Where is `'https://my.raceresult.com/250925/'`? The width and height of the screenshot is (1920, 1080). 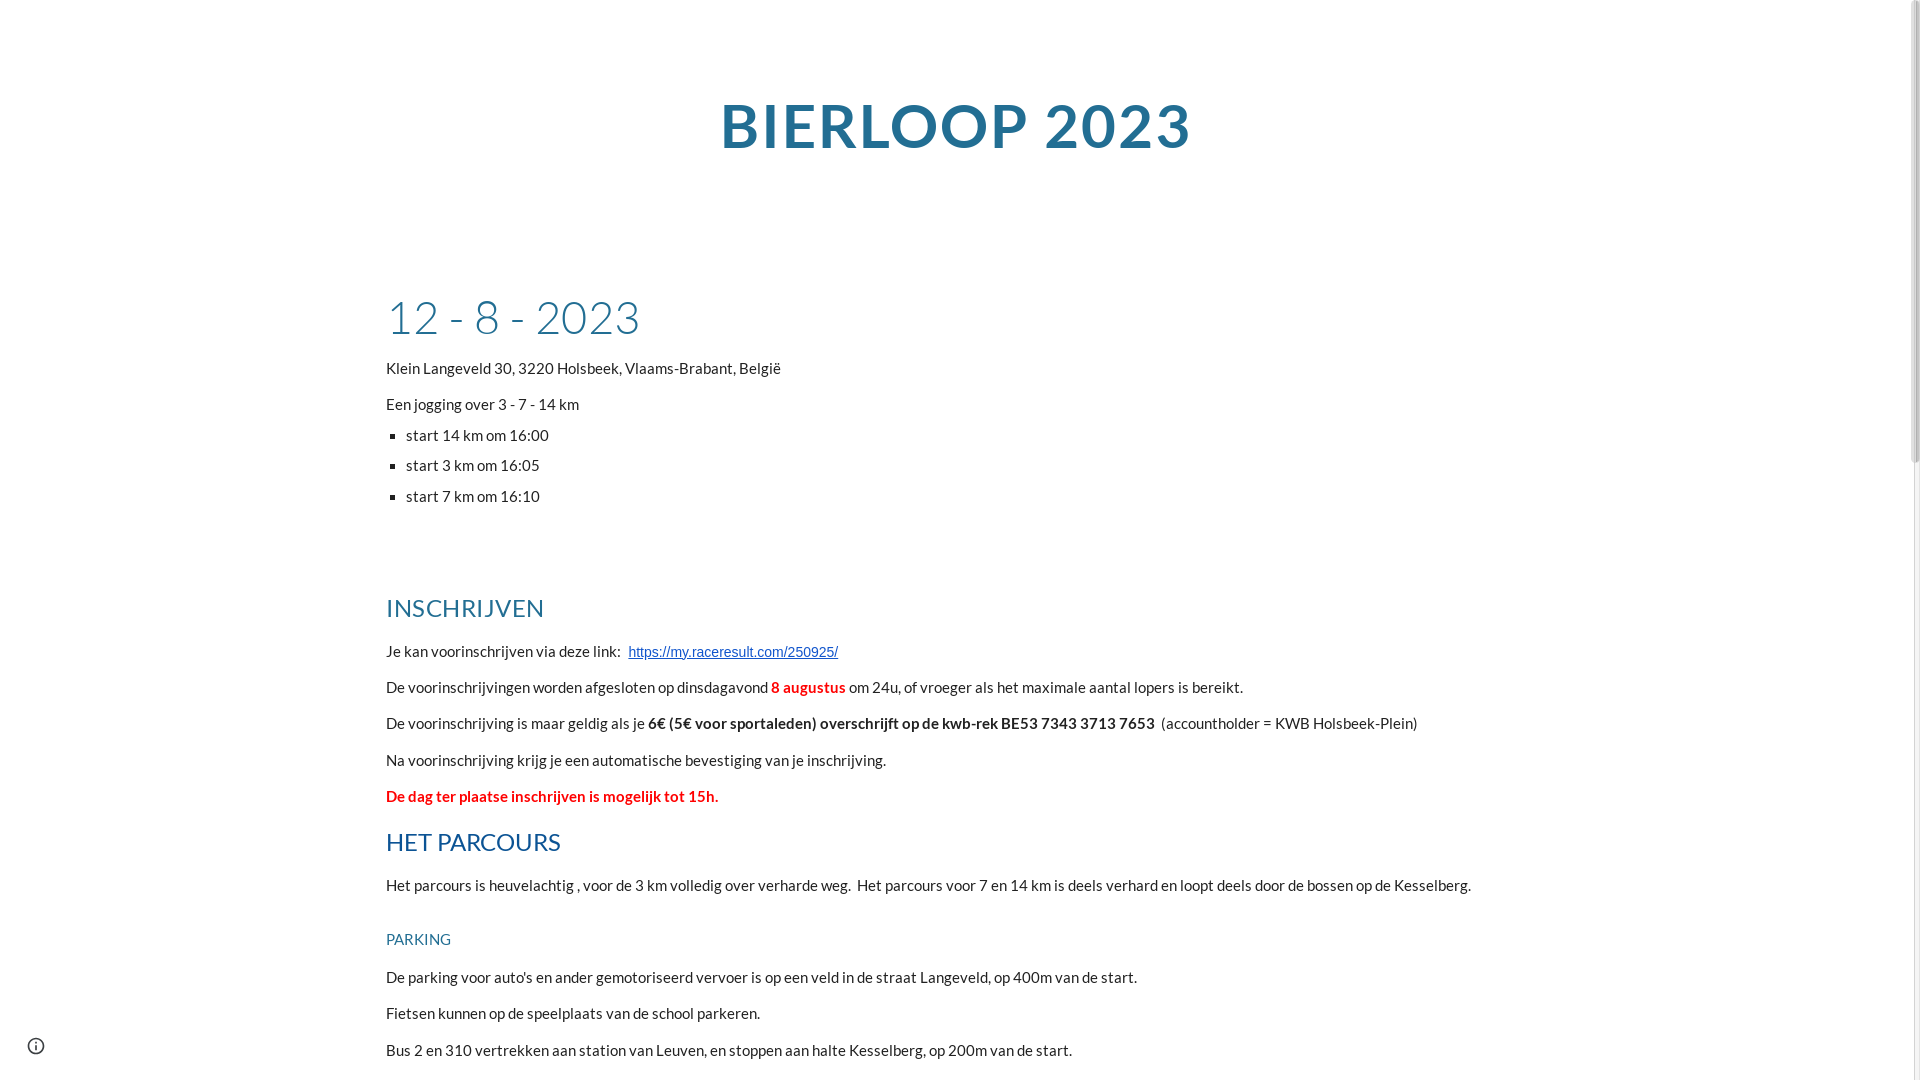
'https://my.raceresult.com/250925/' is located at coordinates (732, 650).